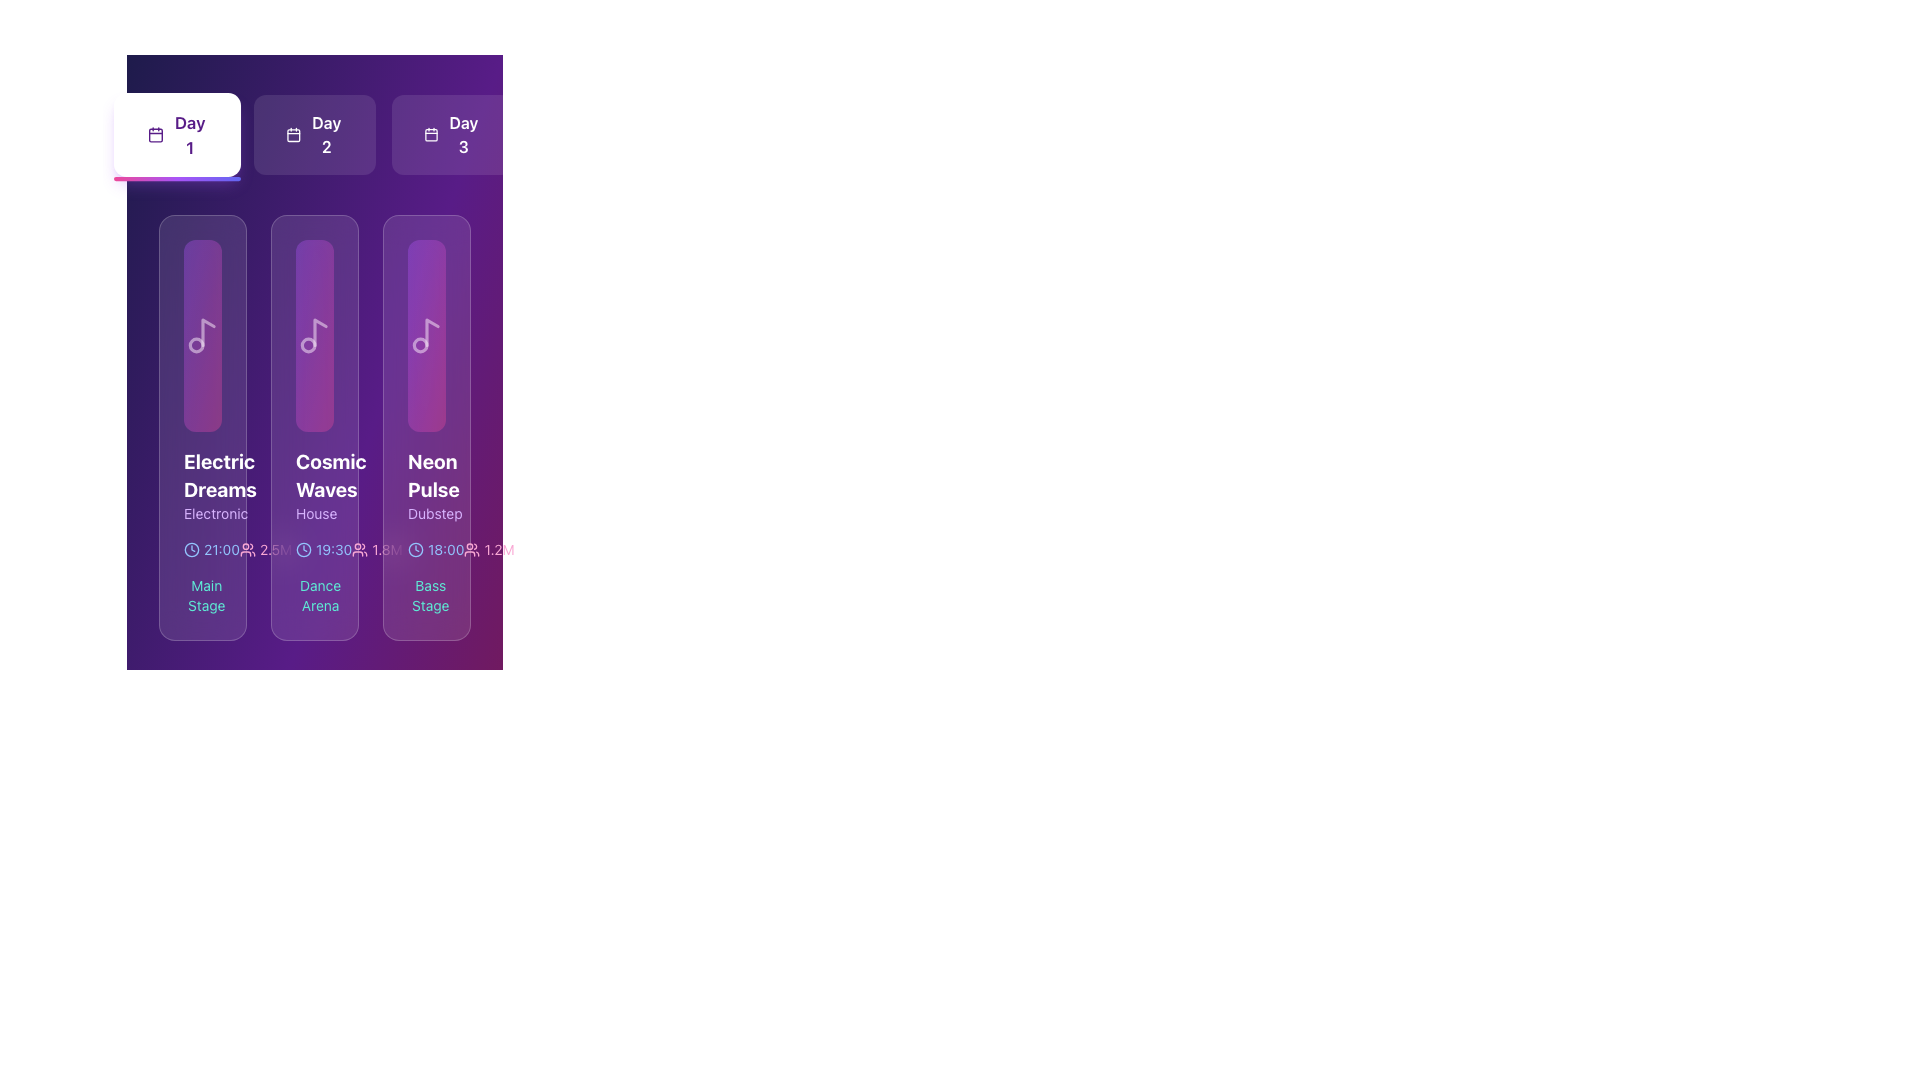 This screenshot has height=1080, width=1920. Describe the element at coordinates (192, 550) in the screenshot. I see `the SVG circle icon that is part of the clock icon in the 'Day 1' section, located next to the time '21:00'` at that location.